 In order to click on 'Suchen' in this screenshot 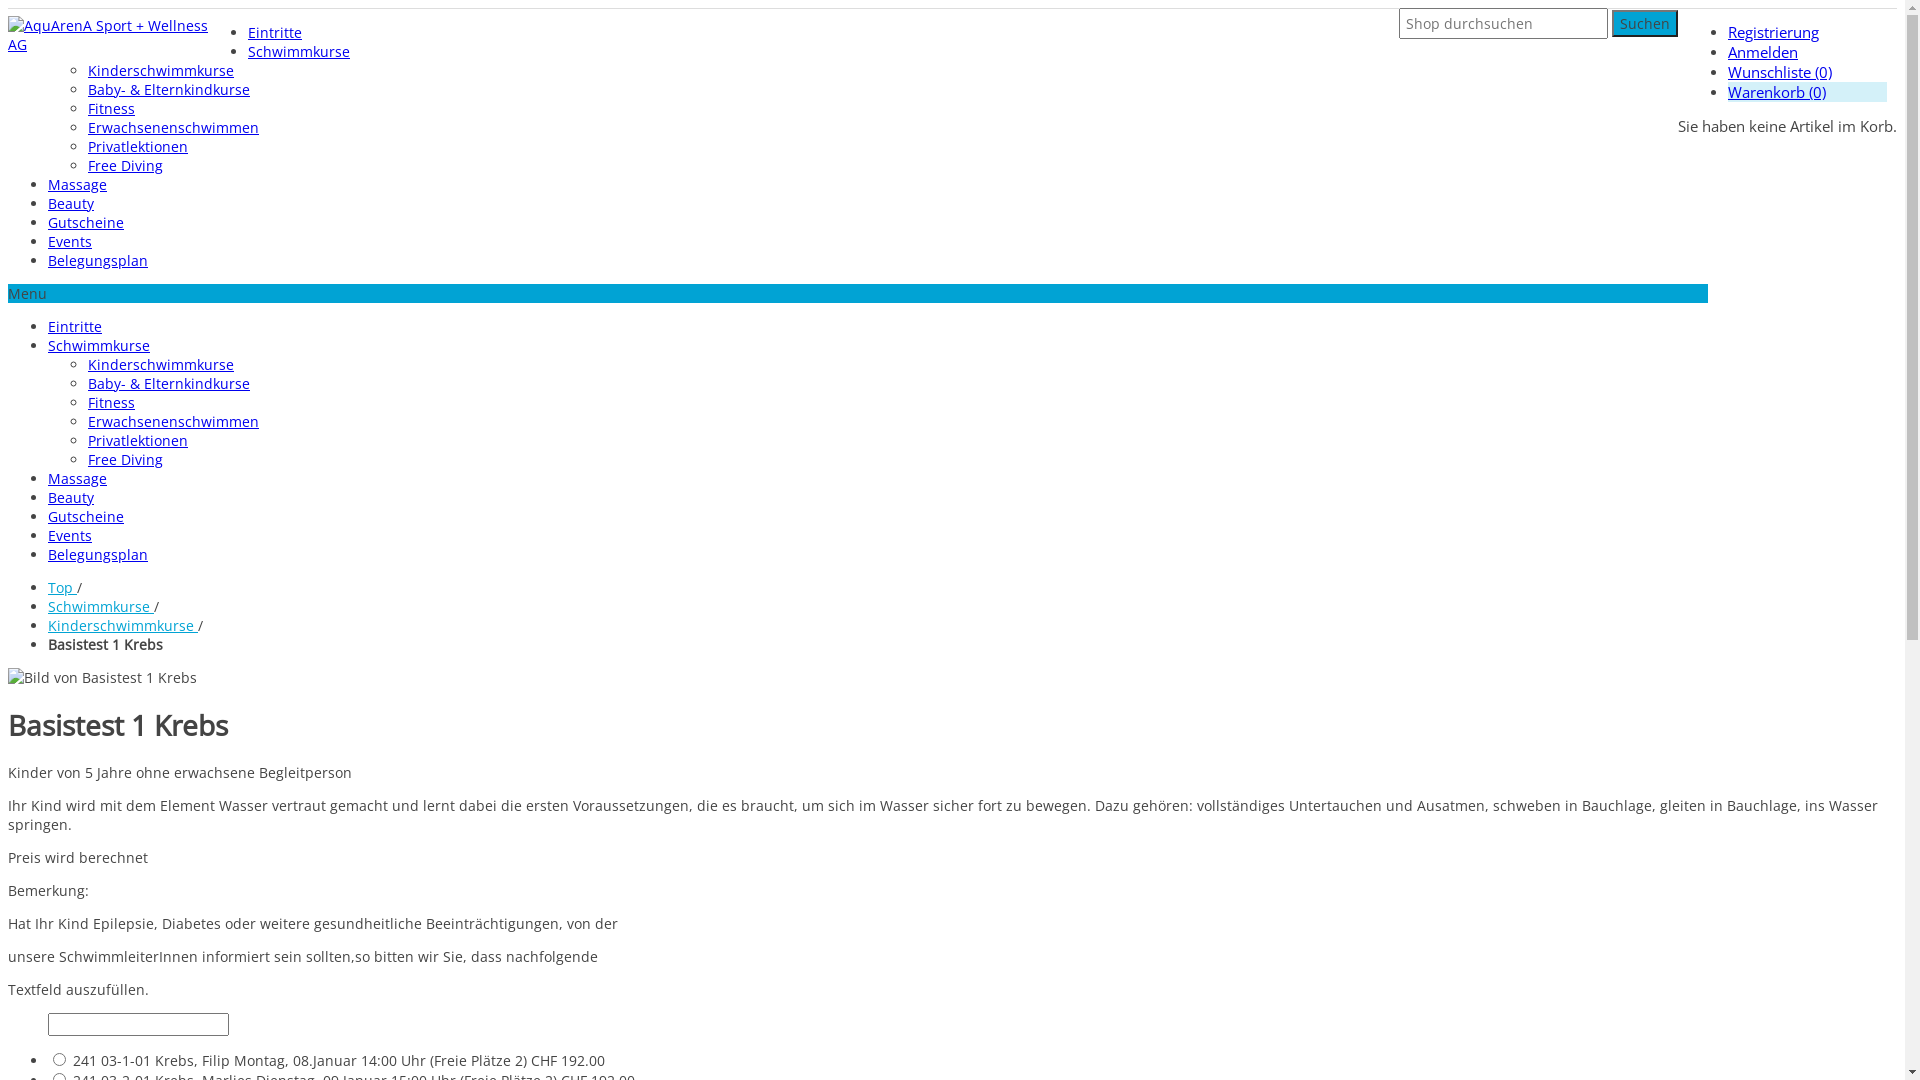, I will do `click(1645, 23)`.